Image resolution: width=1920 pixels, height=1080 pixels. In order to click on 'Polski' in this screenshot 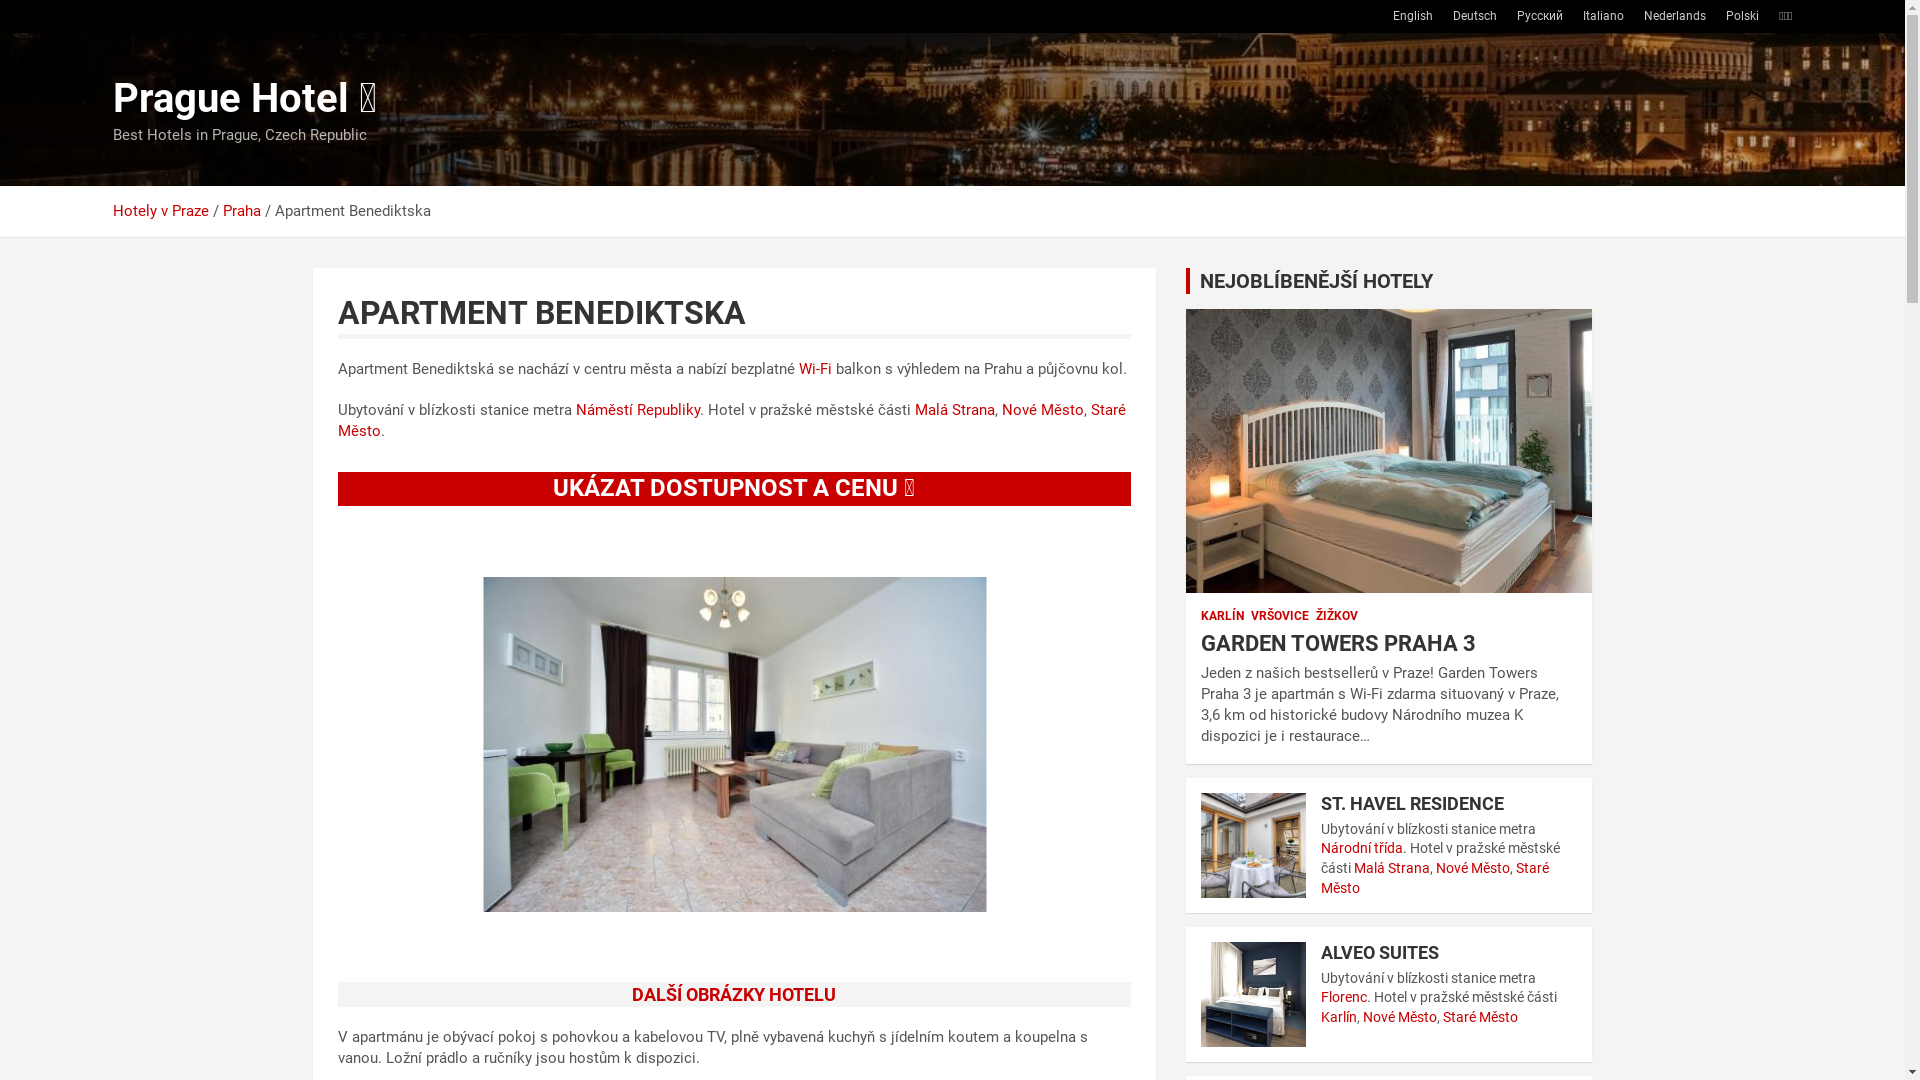, I will do `click(1725, 16)`.